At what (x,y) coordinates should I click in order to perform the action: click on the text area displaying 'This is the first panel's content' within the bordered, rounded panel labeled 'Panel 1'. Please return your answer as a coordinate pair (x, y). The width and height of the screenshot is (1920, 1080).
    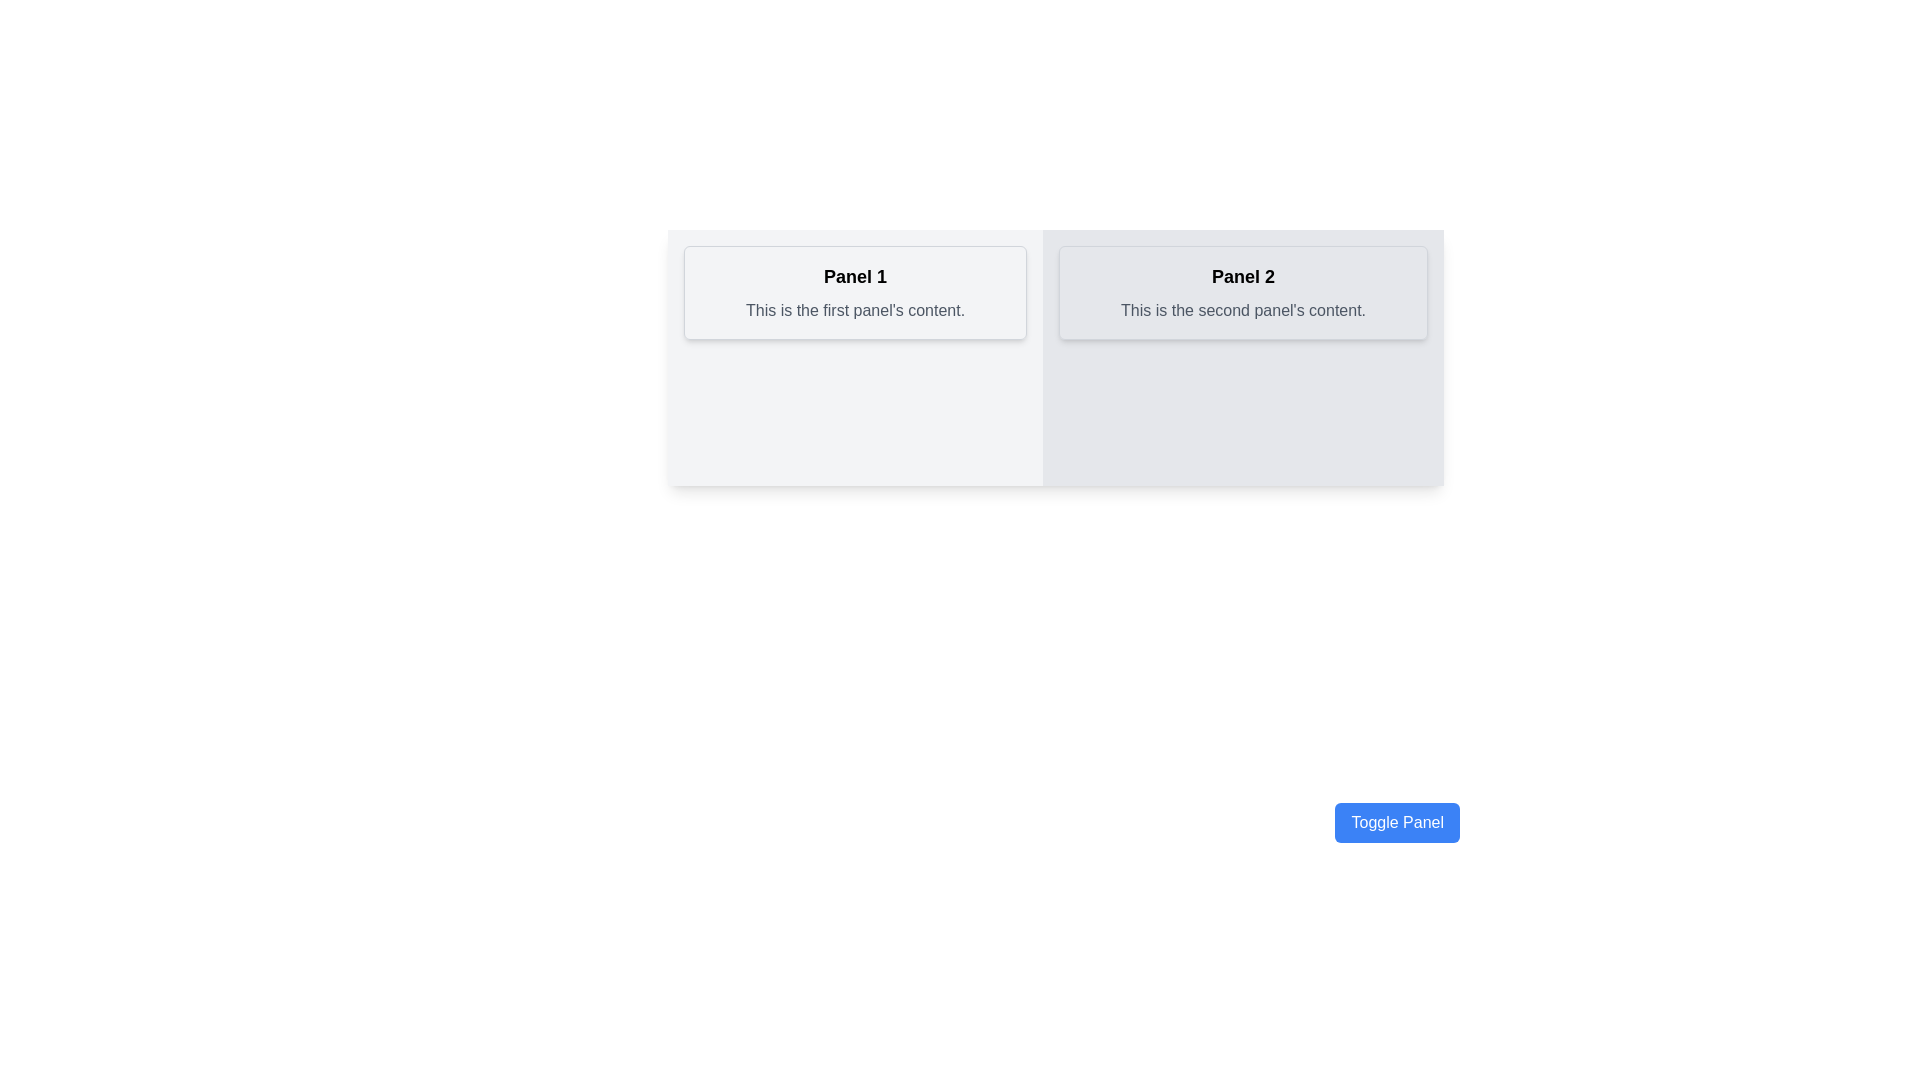
    Looking at the image, I should click on (855, 311).